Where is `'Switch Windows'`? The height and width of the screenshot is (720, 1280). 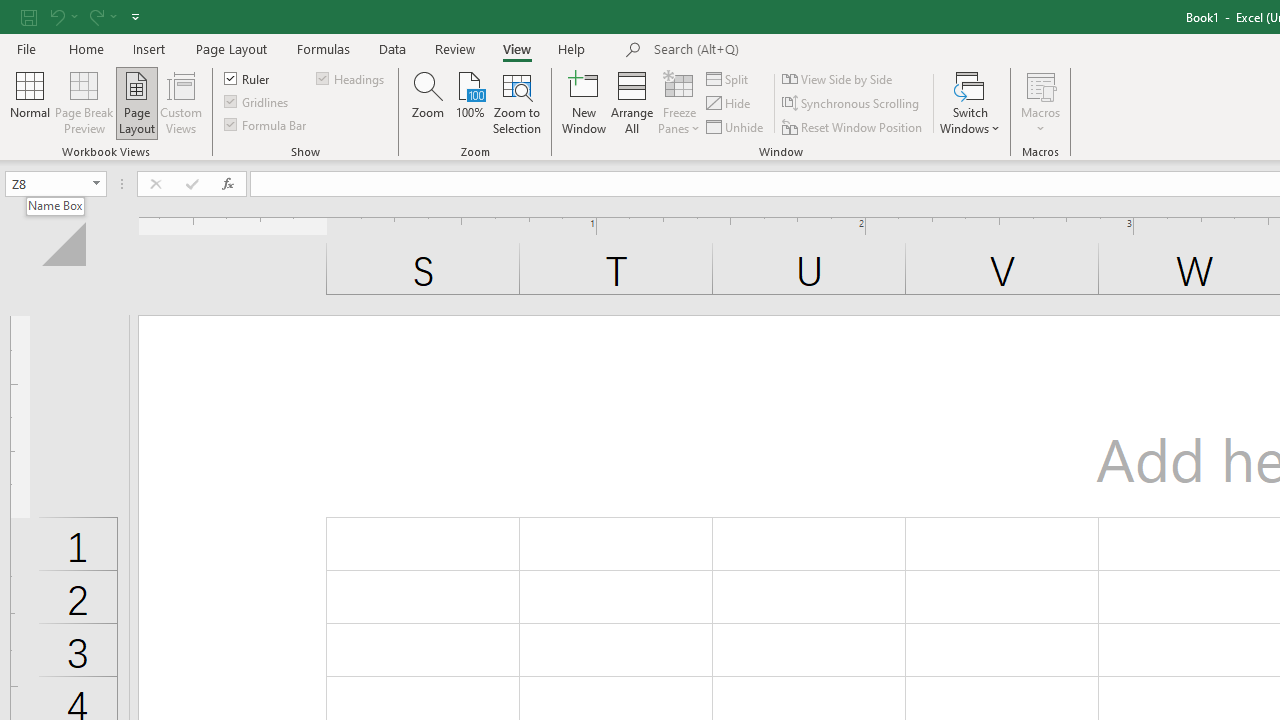
'Switch Windows' is located at coordinates (970, 103).